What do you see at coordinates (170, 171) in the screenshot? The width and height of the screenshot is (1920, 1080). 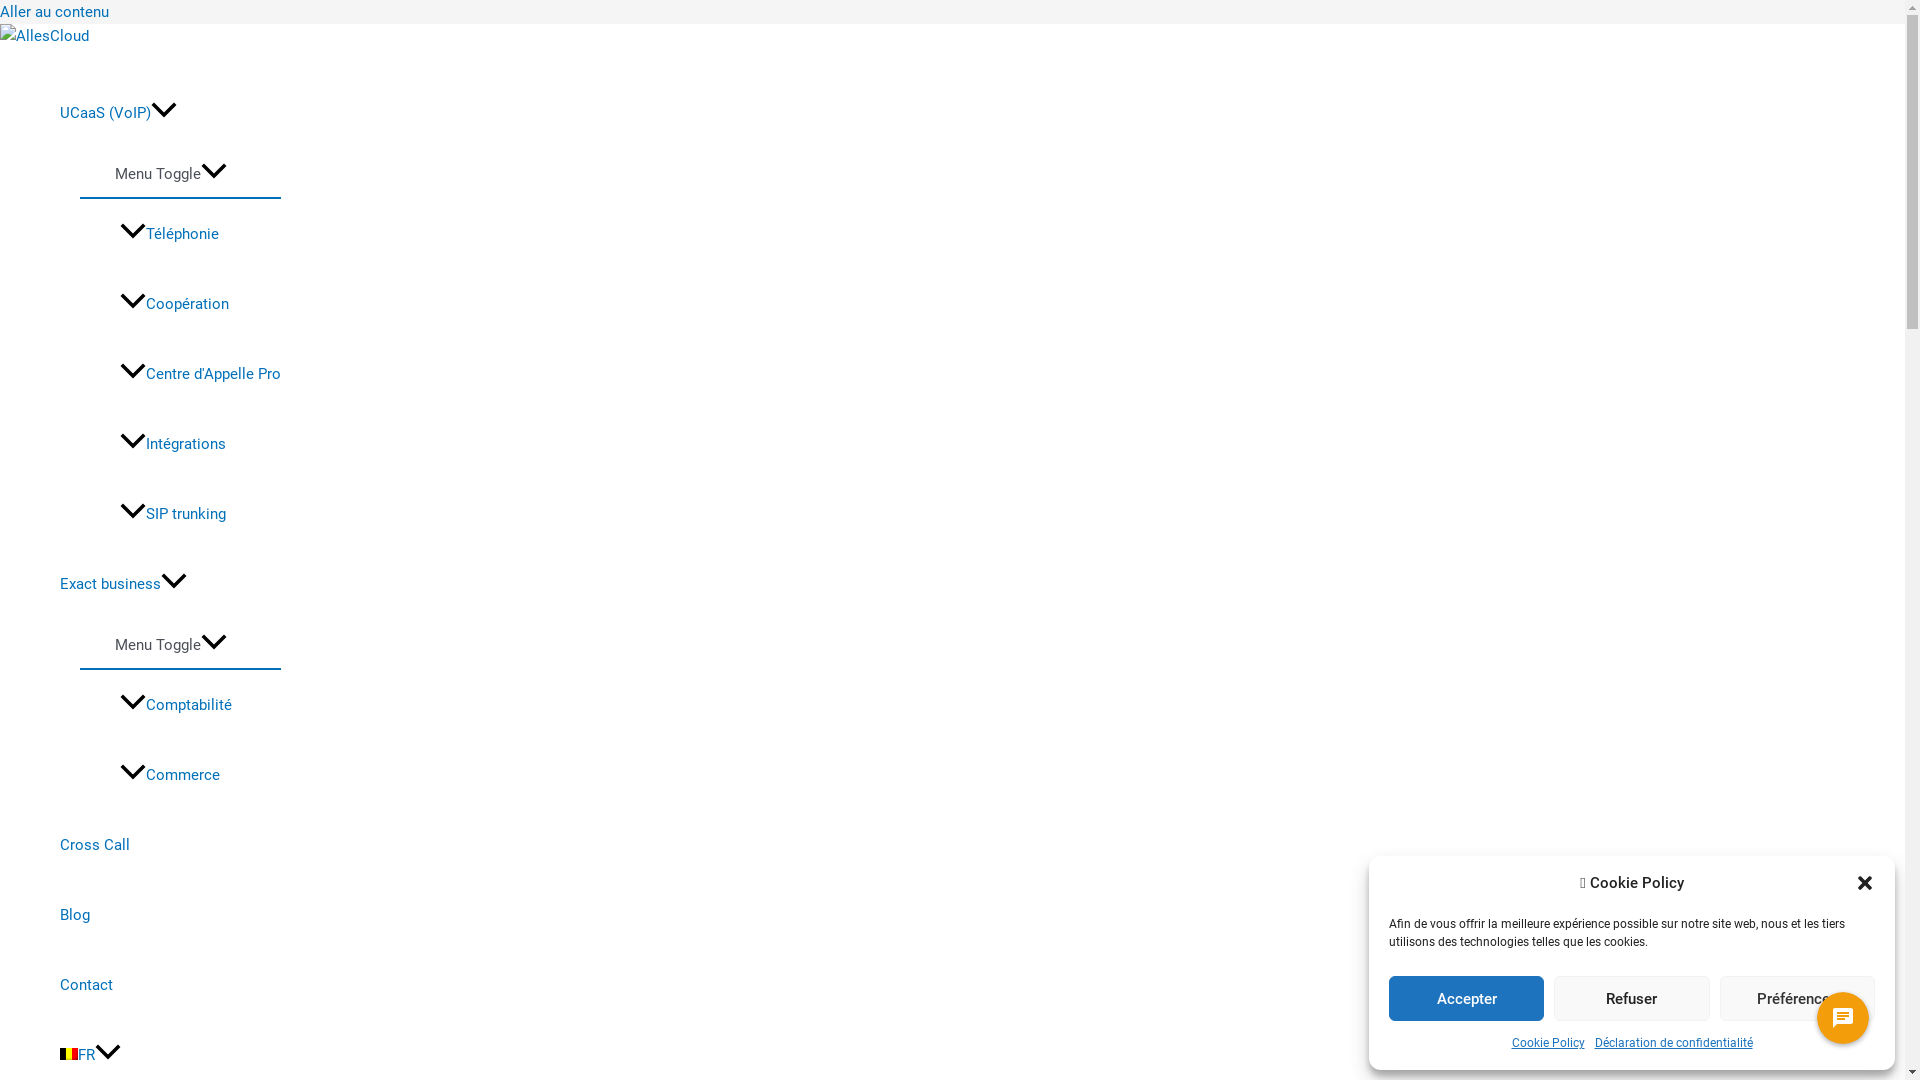 I see `'Menu Toggle'` at bounding box center [170, 171].